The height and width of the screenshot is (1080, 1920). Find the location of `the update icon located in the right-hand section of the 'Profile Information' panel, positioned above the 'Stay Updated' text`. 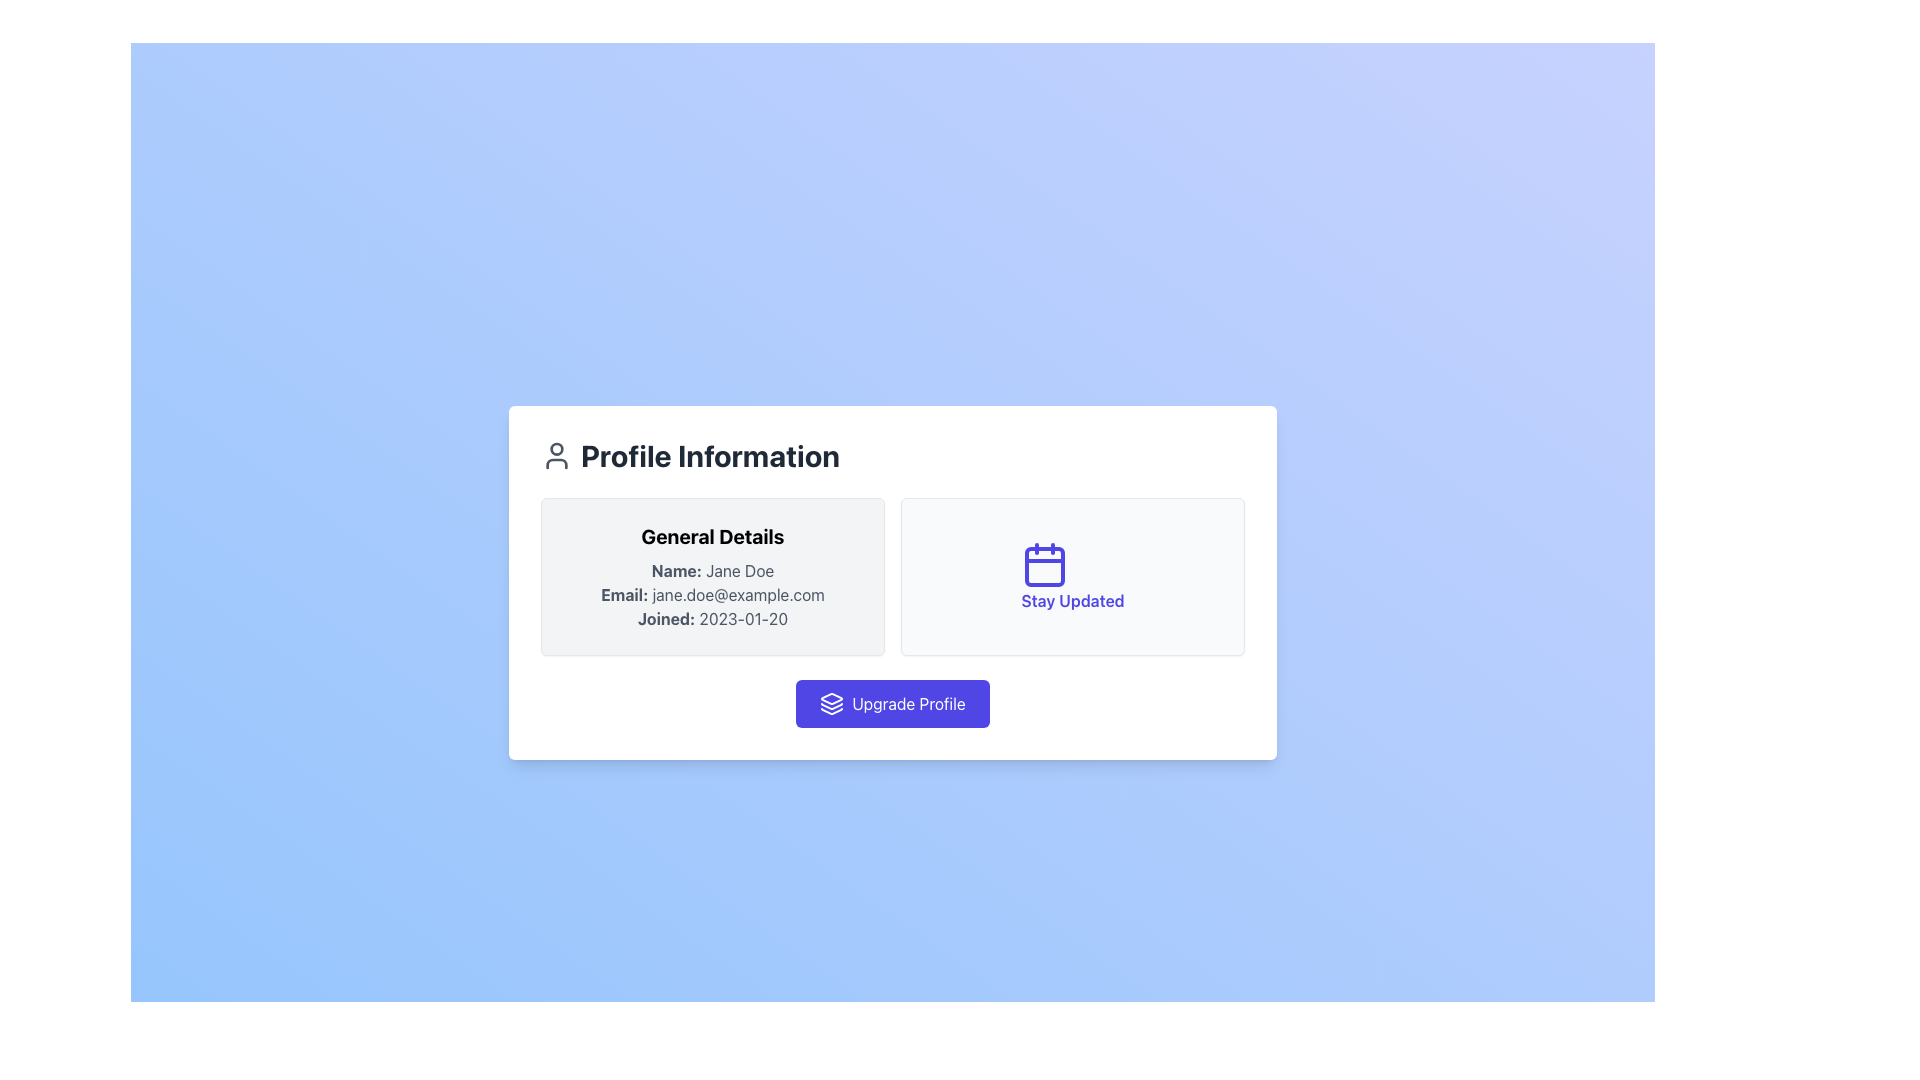

the update icon located in the right-hand section of the 'Profile Information' panel, positioned above the 'Stay Updated' text is located at coordinates (1044, 564).